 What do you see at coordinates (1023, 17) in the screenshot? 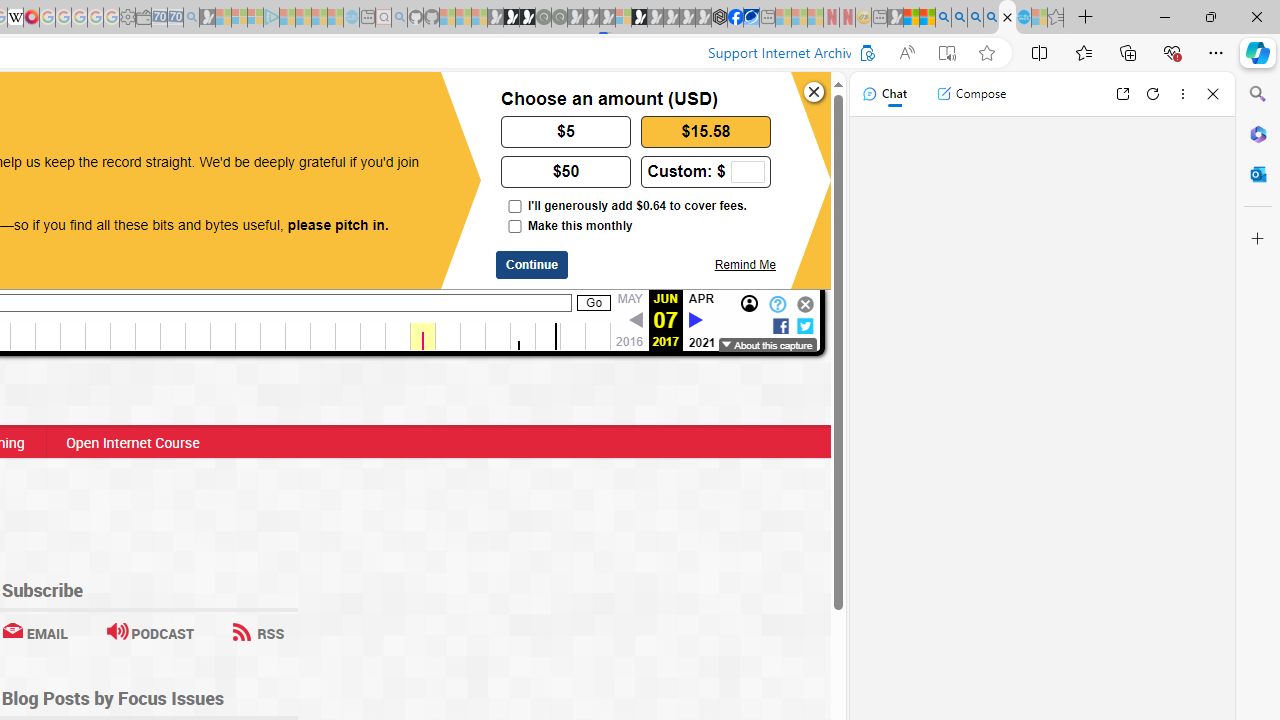
I see `'Services - Maintenance | Sky Blue Bikes - Sky Blue Bikes'` at bounding box center [1023, 17].